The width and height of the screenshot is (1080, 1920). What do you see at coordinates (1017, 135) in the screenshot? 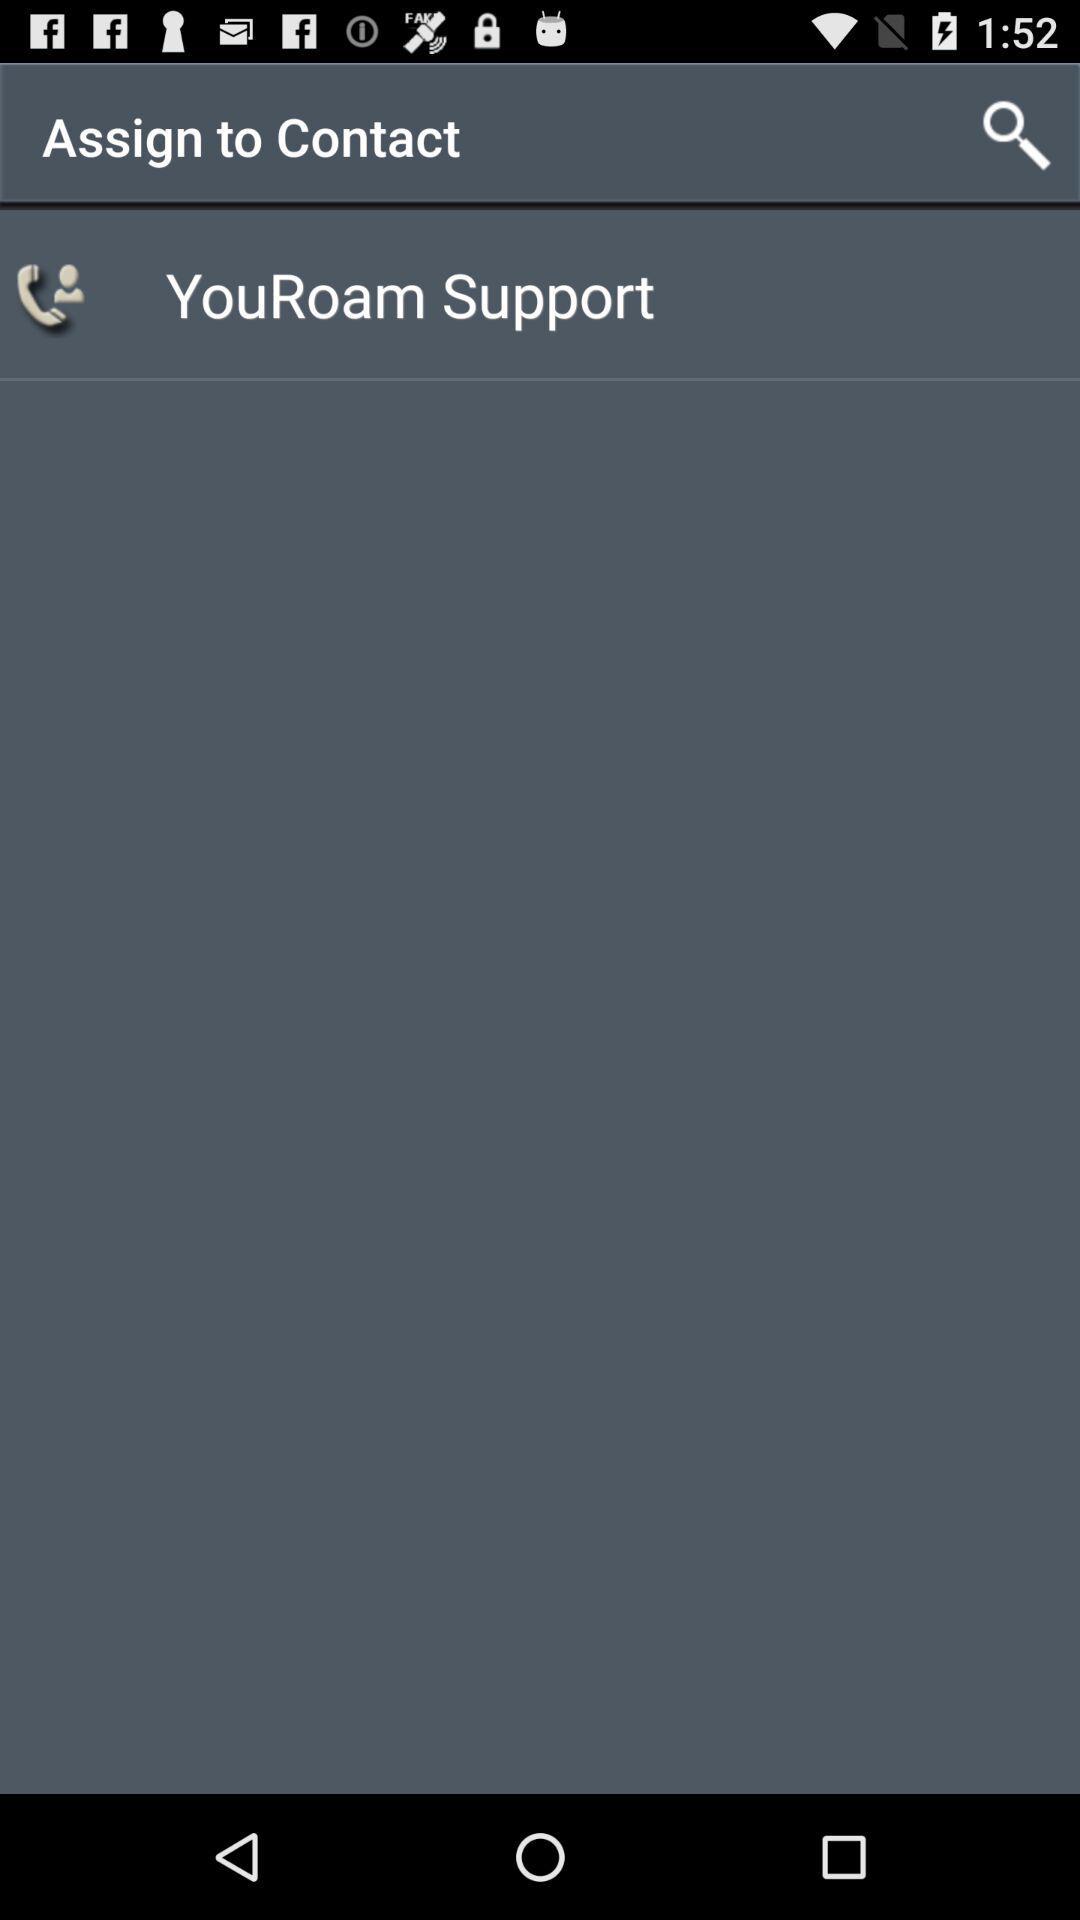
I see `the item to the right of the assign to contact app` at bounding box center [1017, 135].